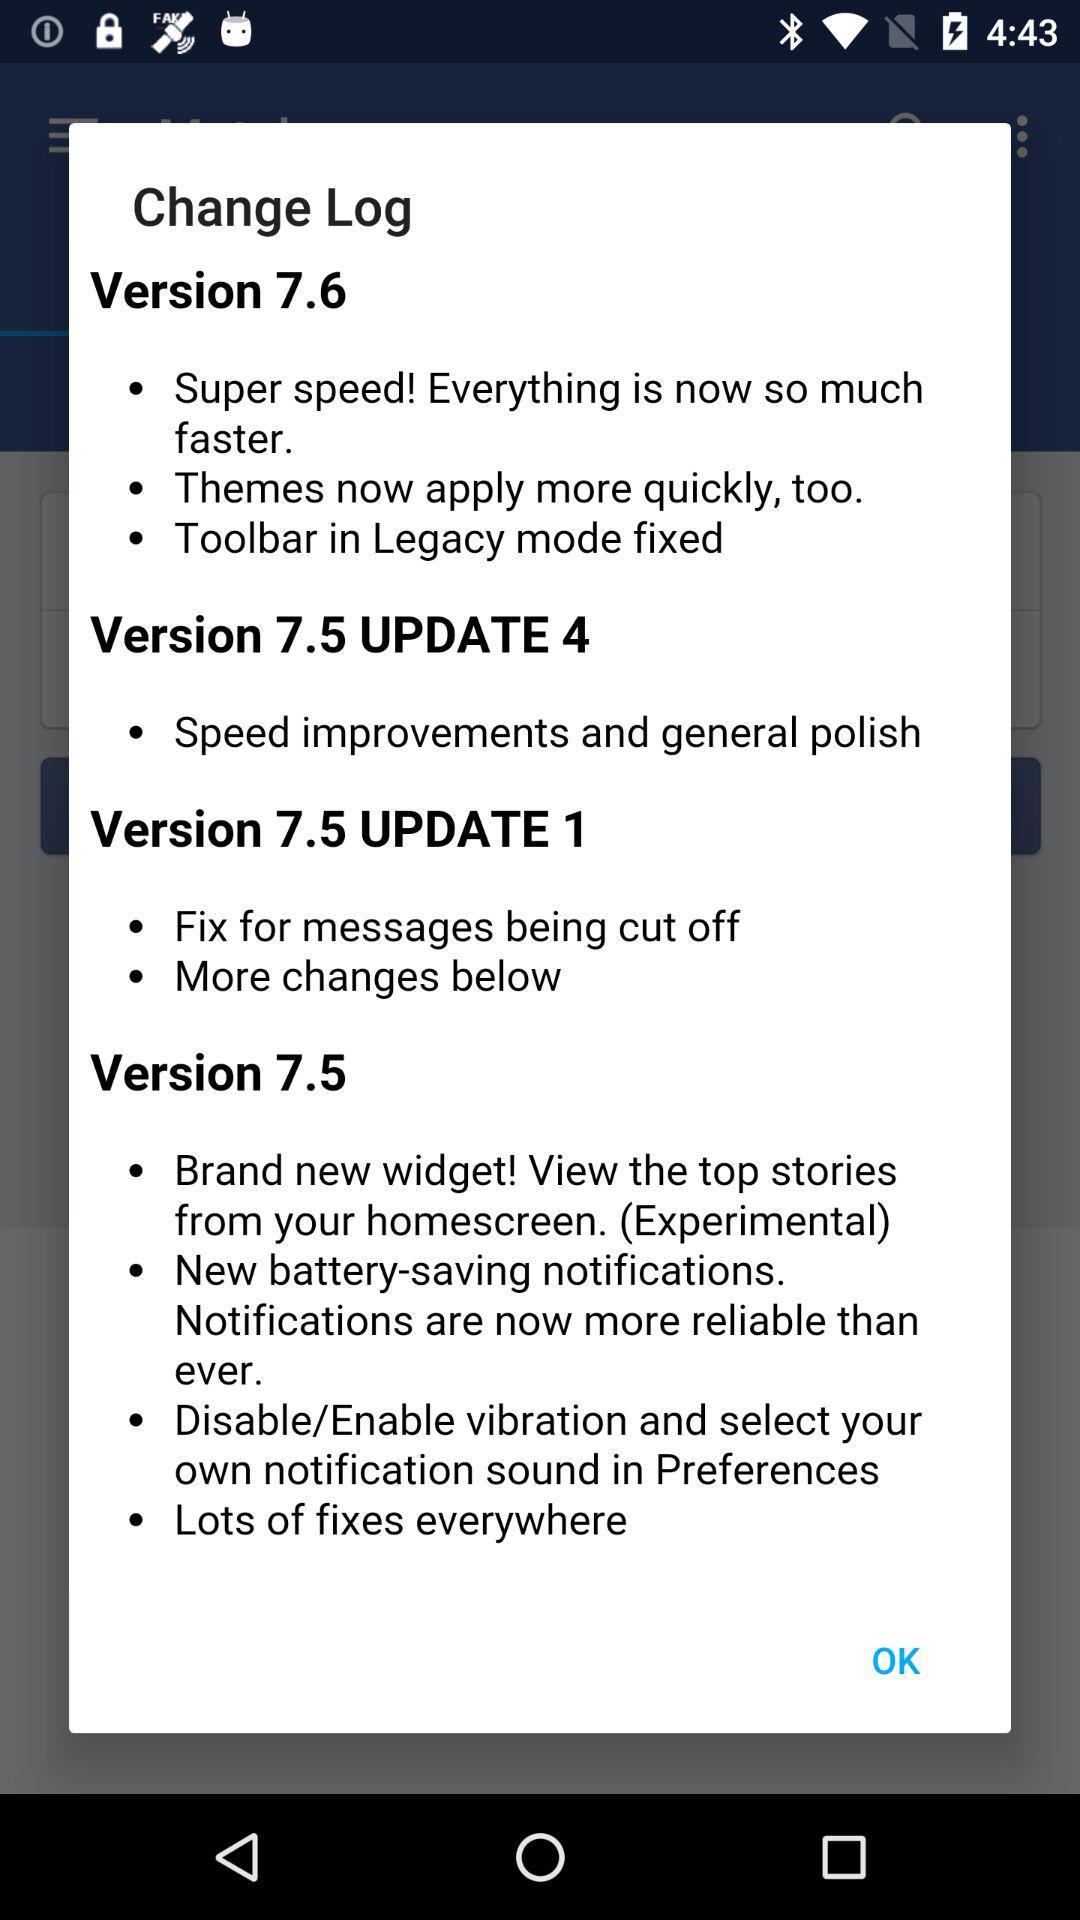  I want to click on change log page, so click(540, 912).